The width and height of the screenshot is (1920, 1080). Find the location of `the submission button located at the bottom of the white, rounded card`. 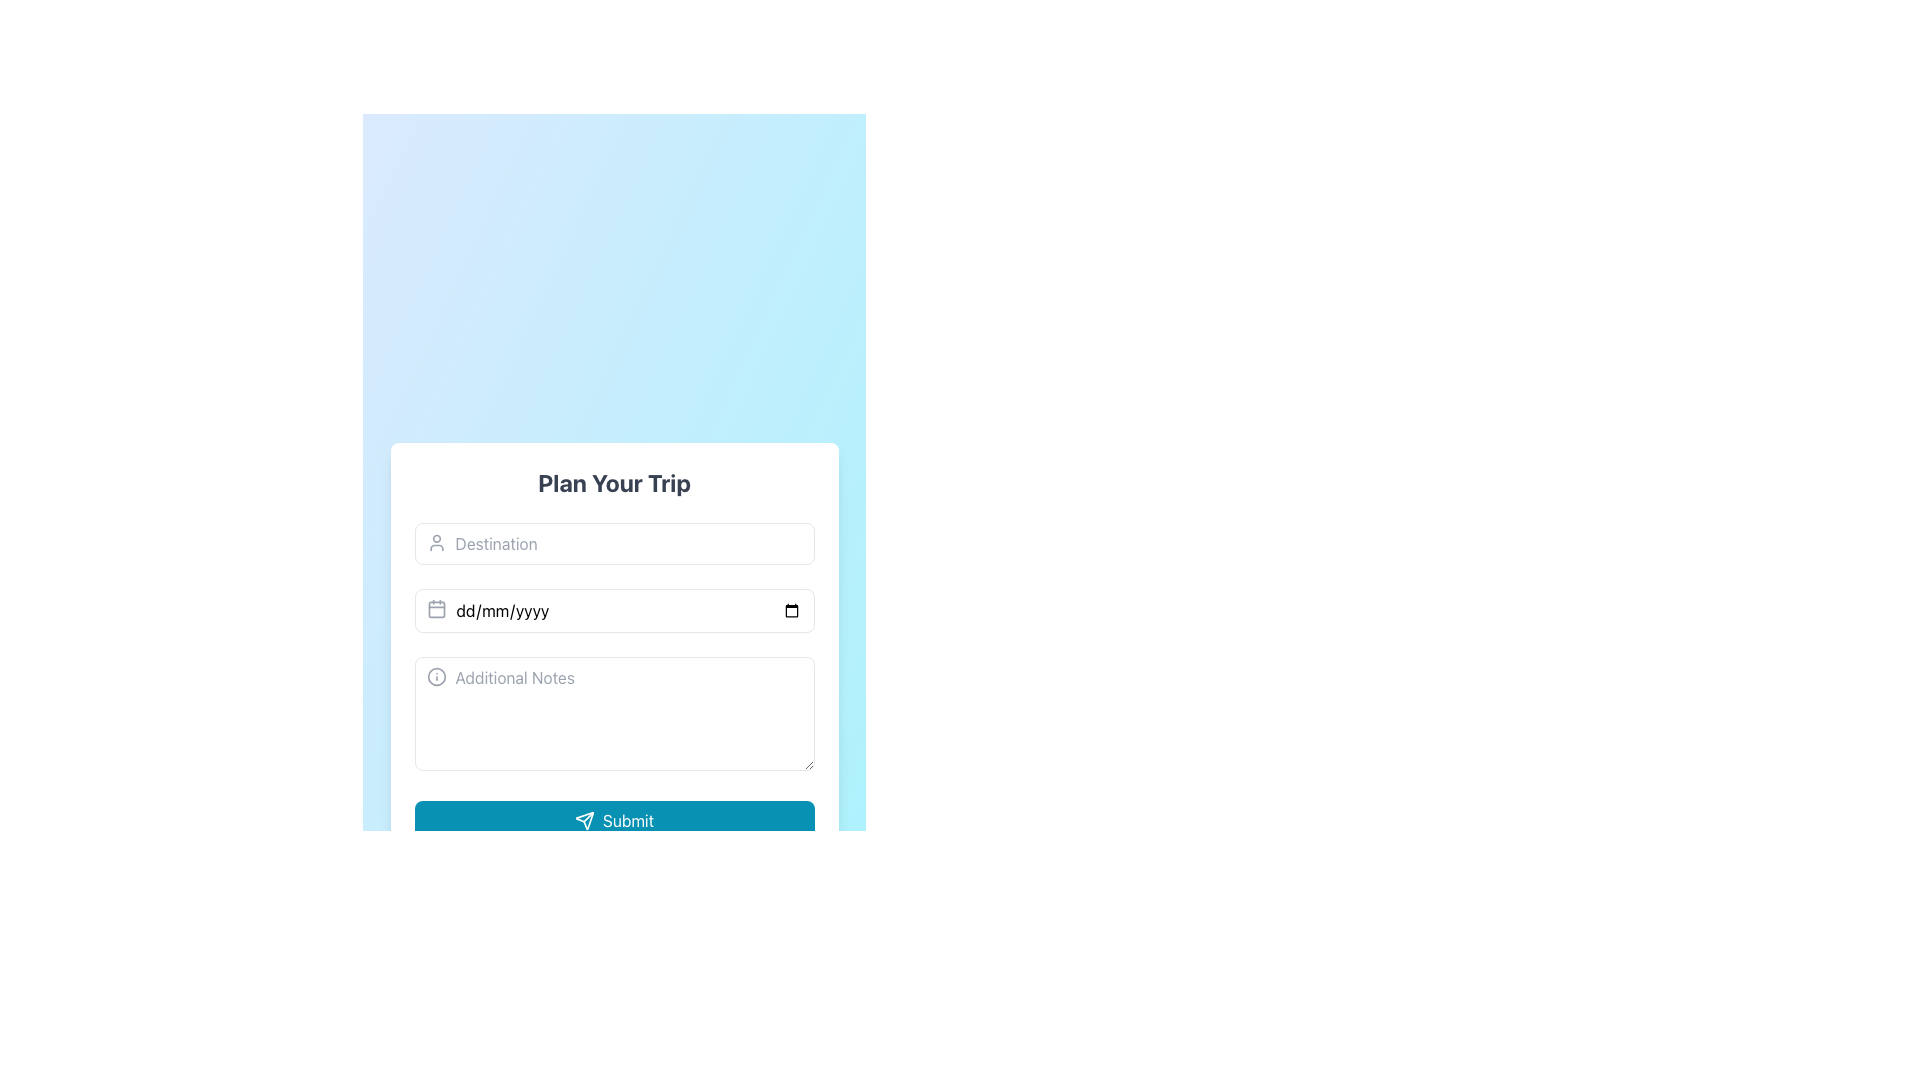

the submission button located at the bottom of the white, rounded card is located at coordinates (613, 821).